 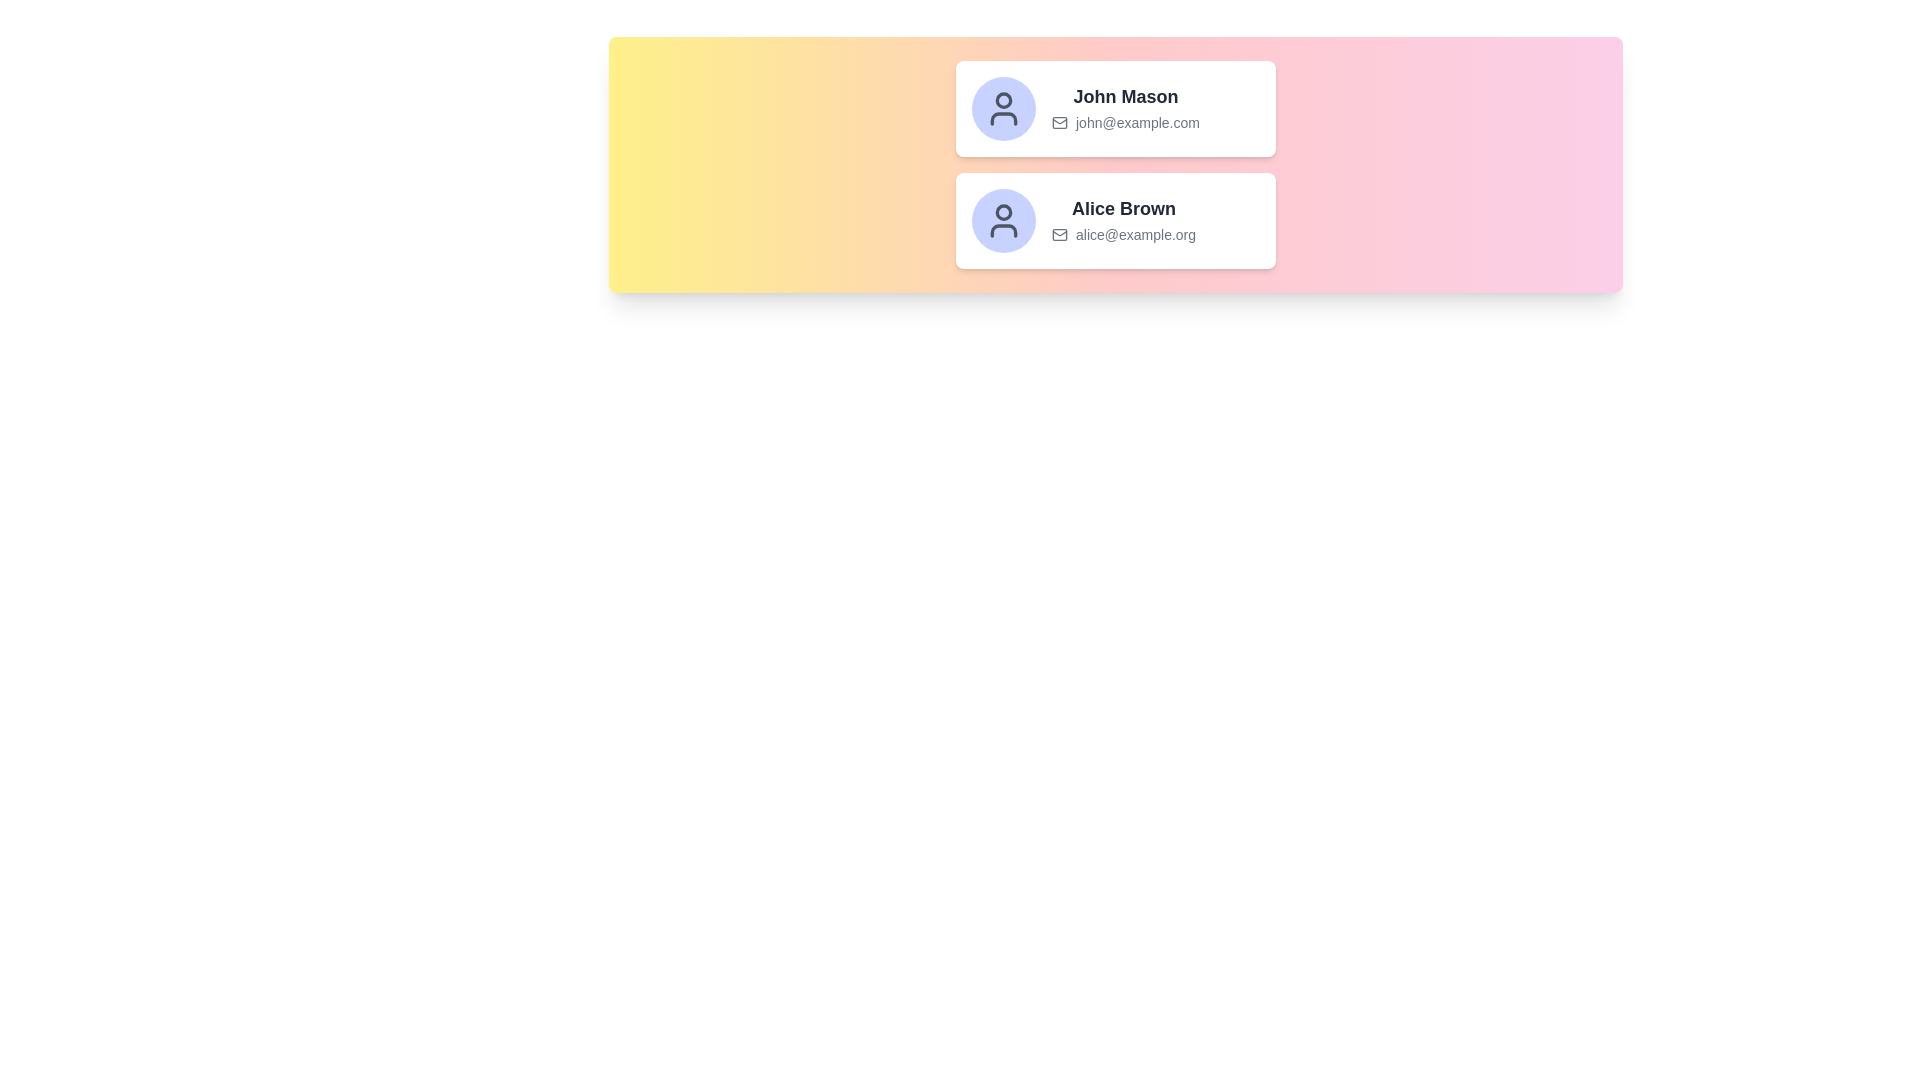 What do you see at coordinates (1123, 220) in the screenshot?
I see `the text display component that shows the user's name and email address, located in the second card from the top` at bounding box center [1123, 220].